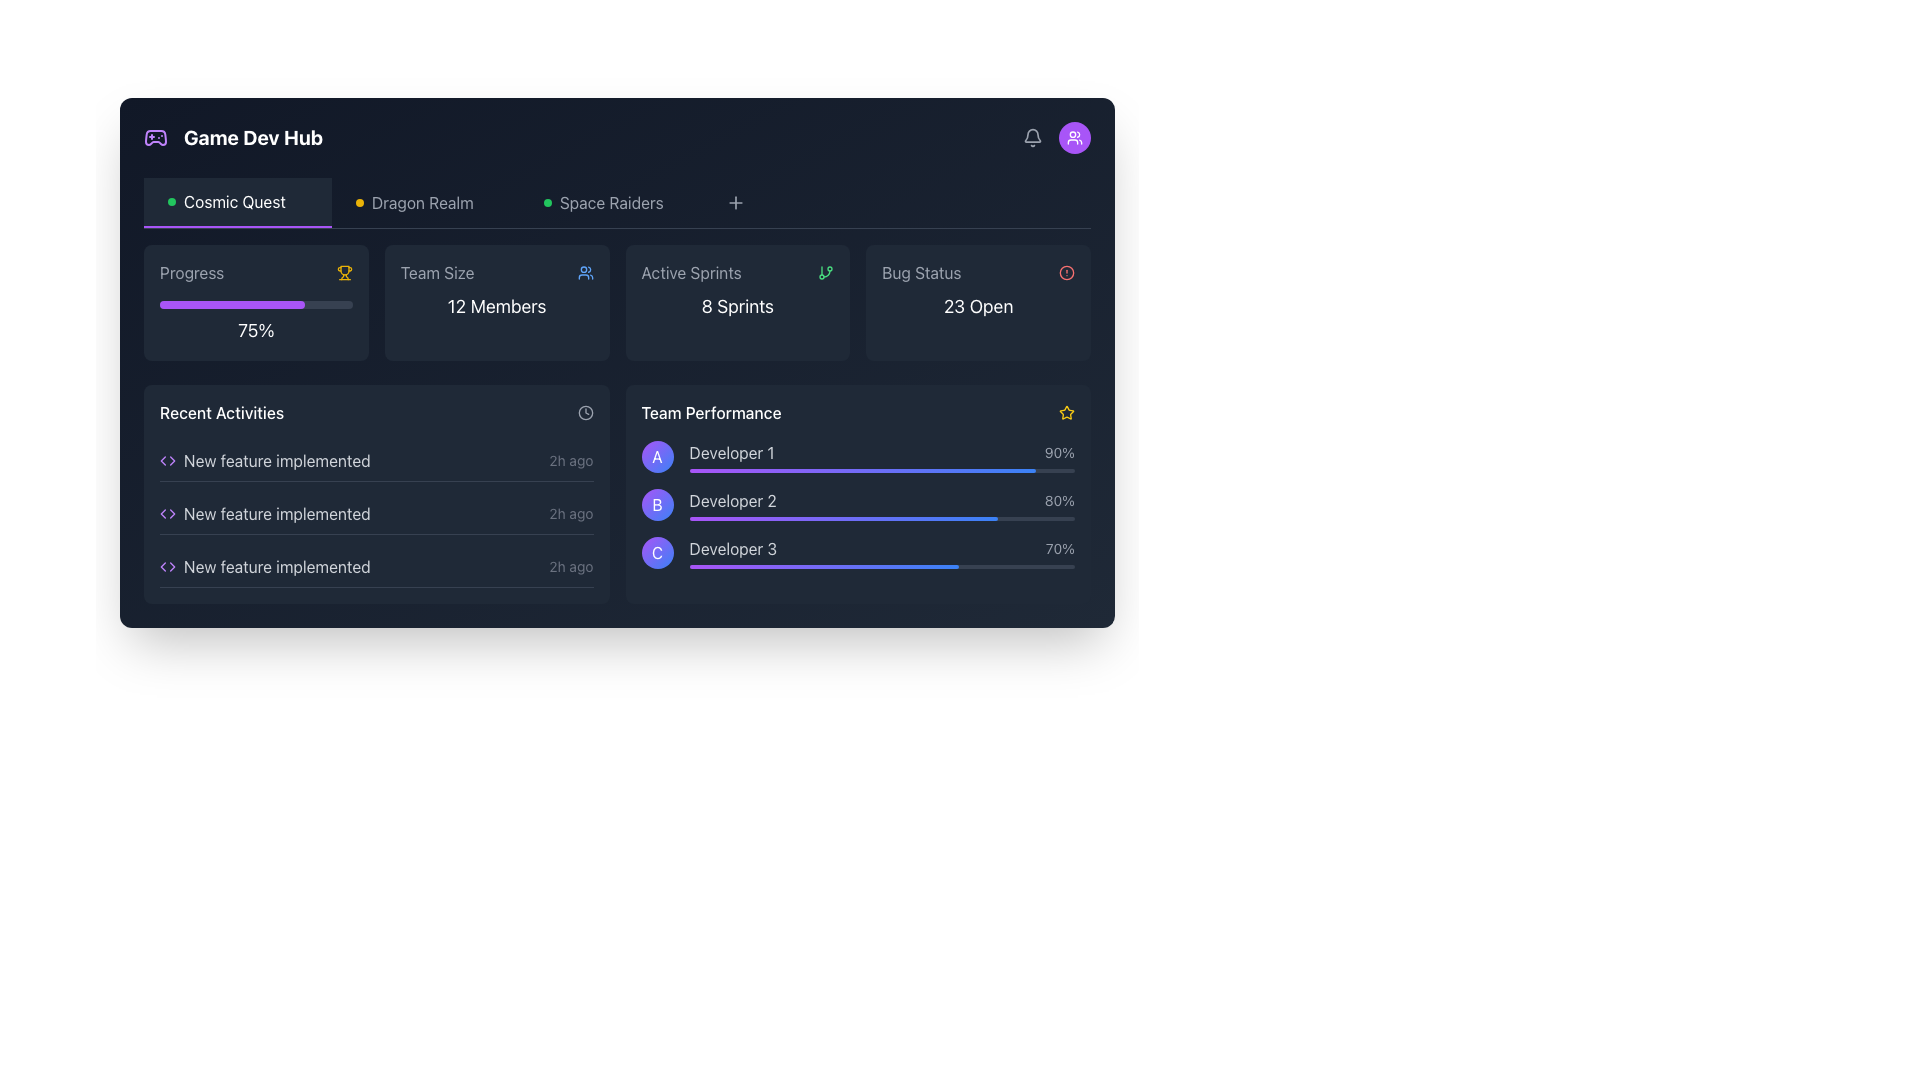 The height and width of the screenshot is (1080, 1920). What do you see at coordinates (1074, 137) in the screenshot?
I see `the circular icon button with a purple background and a white outline of a group of users symbol, located at the top-right corner of the interface` at bounding box center [1074, 137].